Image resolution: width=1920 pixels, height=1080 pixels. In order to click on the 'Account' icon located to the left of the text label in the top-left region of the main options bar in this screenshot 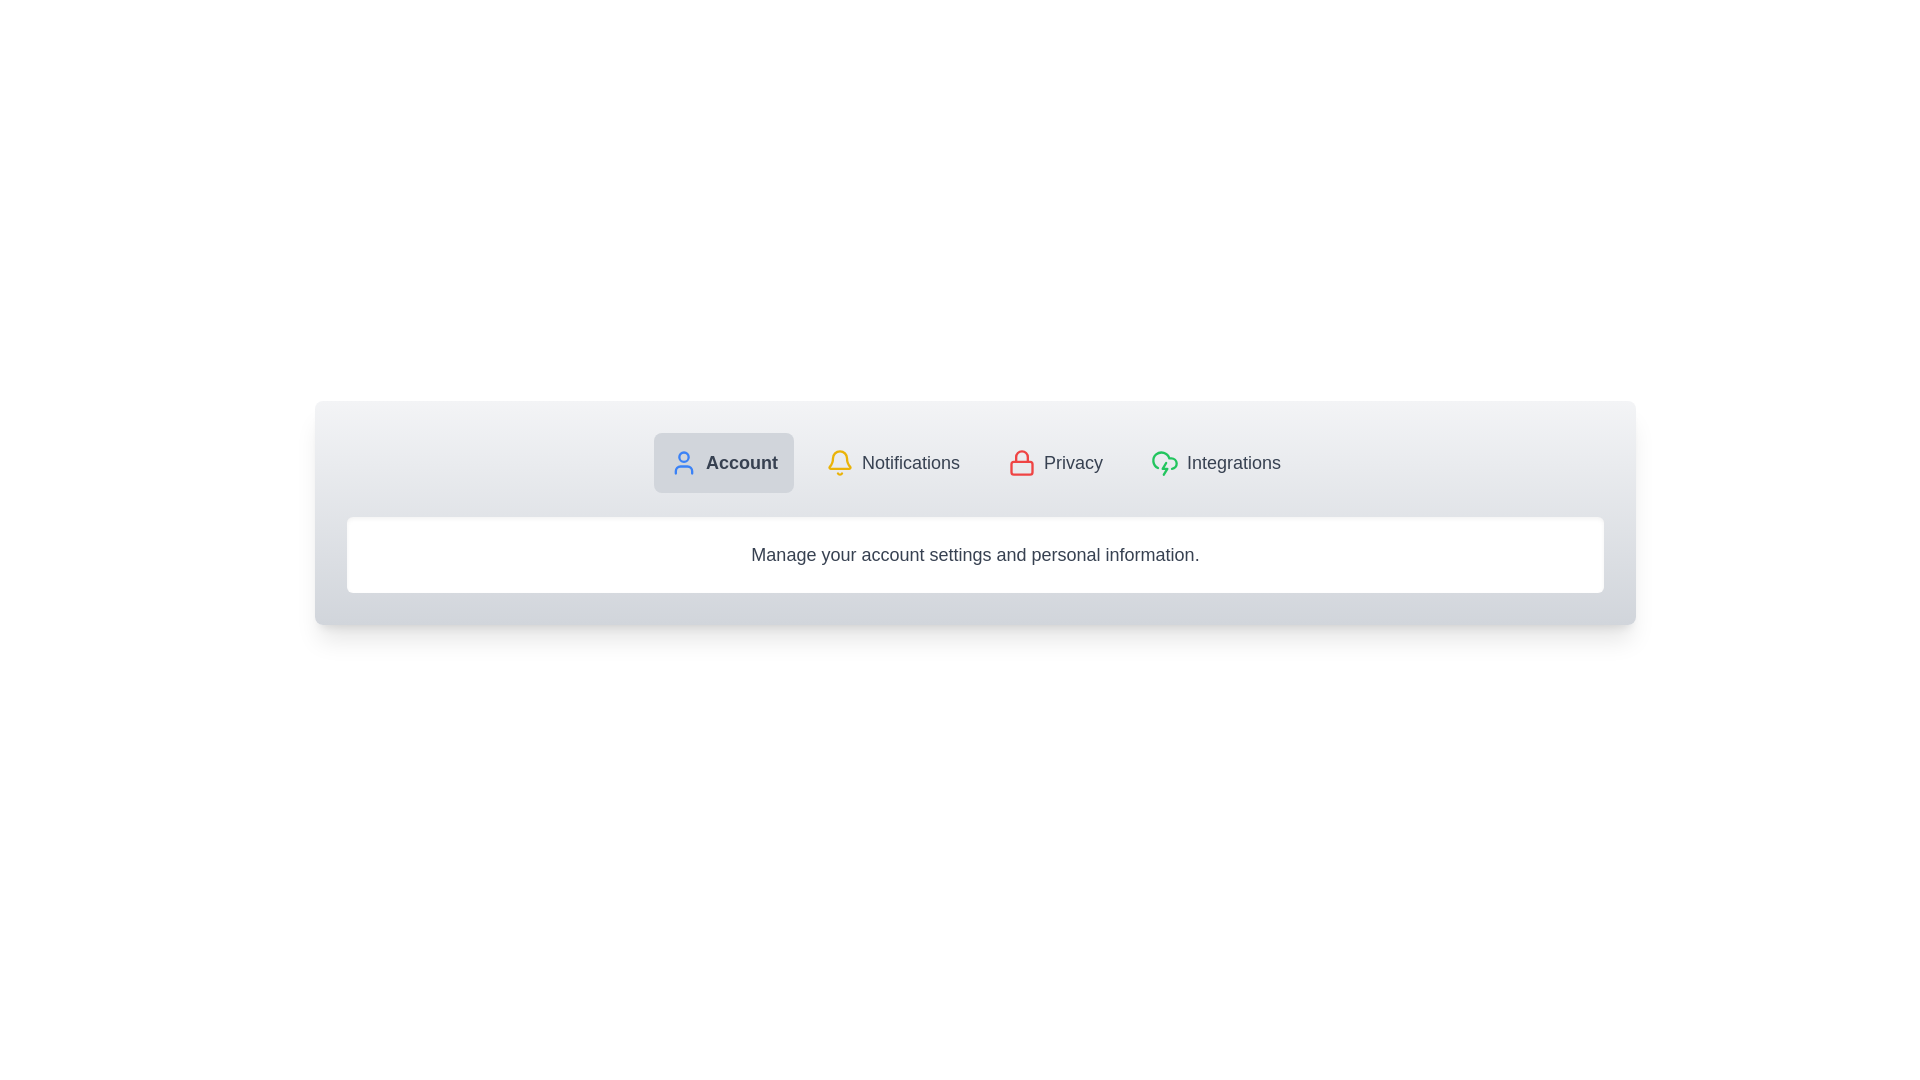, I will do `click(683, 462)`.